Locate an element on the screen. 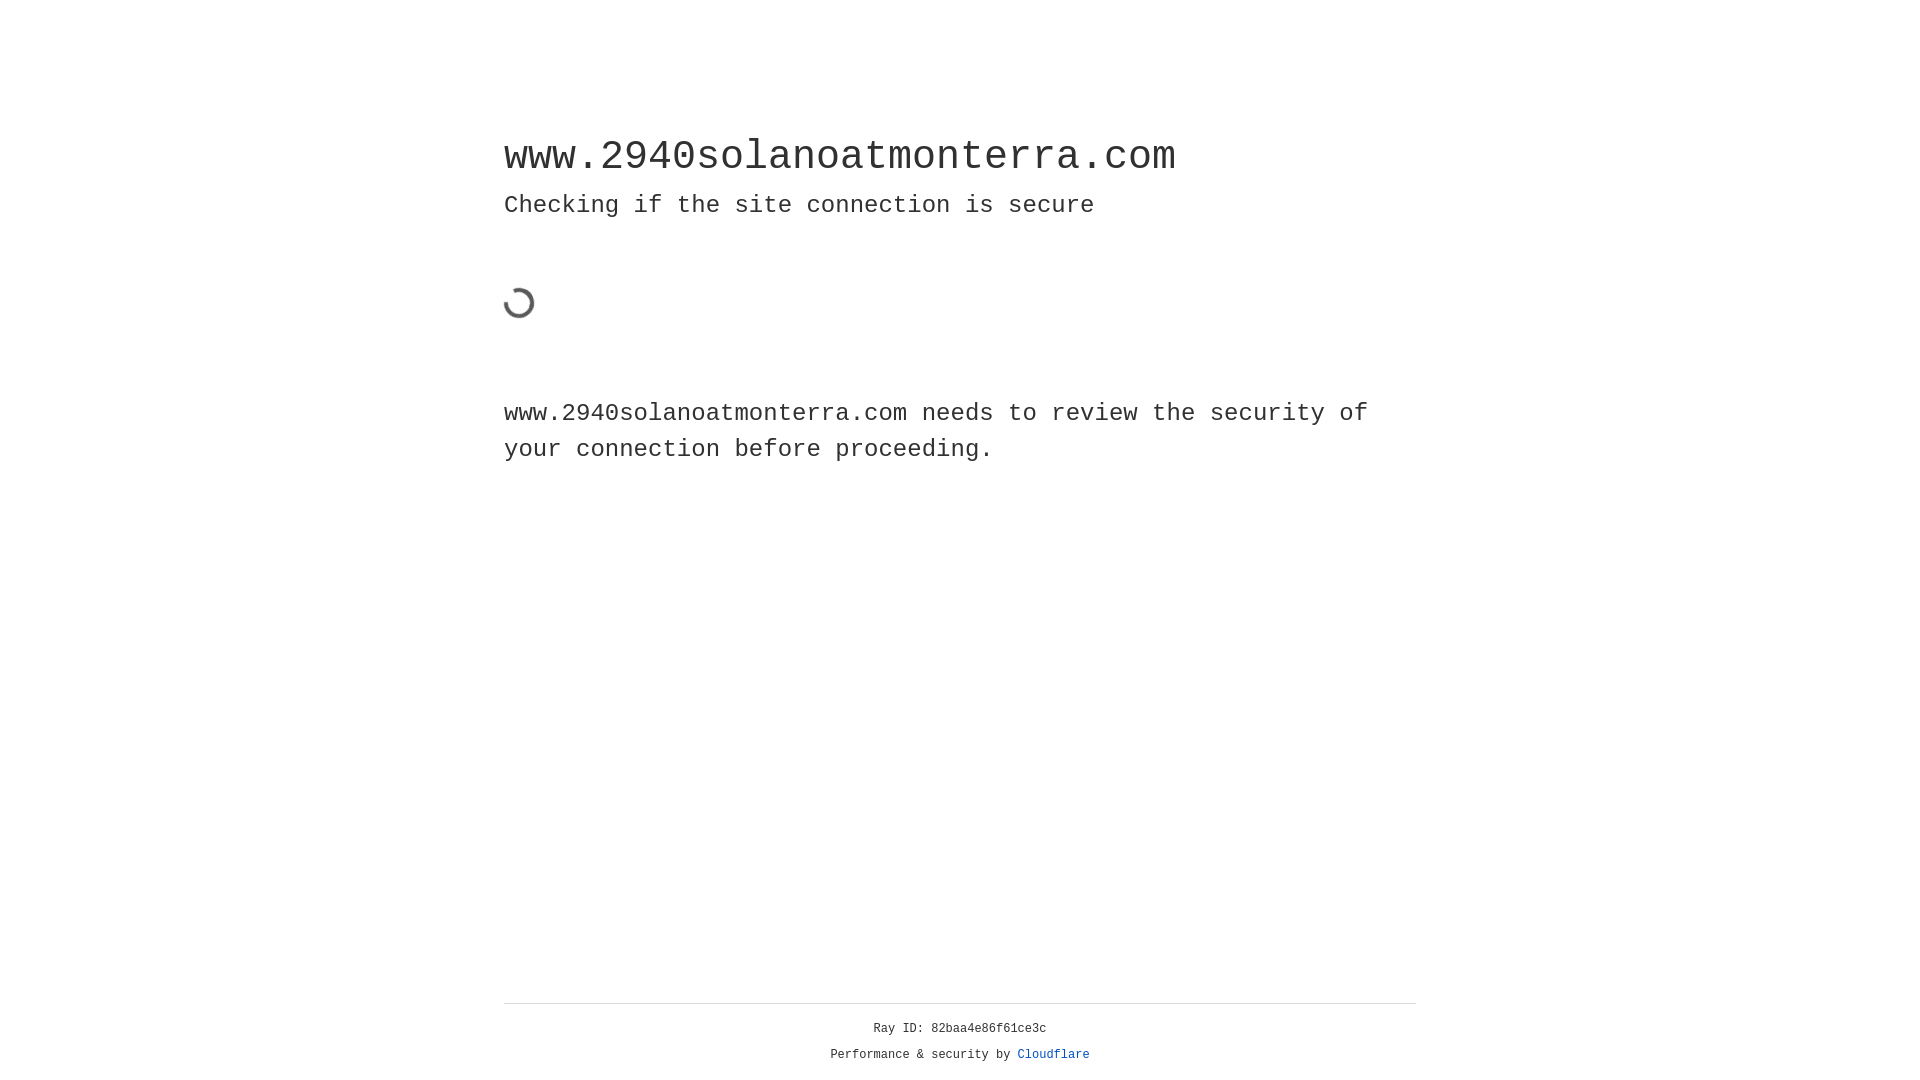  'Cloudflare' is located at coordinates (1053, 1054).